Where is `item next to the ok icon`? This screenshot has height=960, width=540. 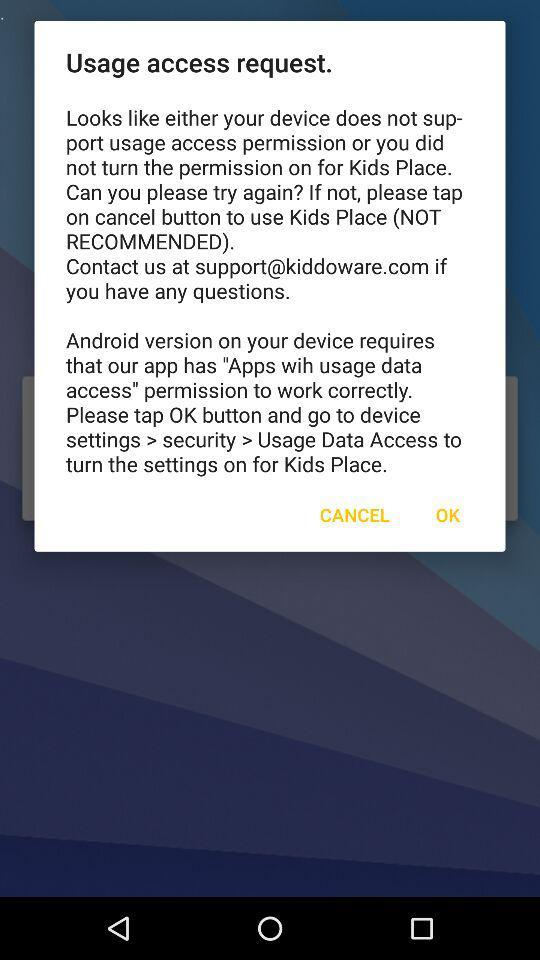
item next to the ok icon is located at coordinates (353, 513).